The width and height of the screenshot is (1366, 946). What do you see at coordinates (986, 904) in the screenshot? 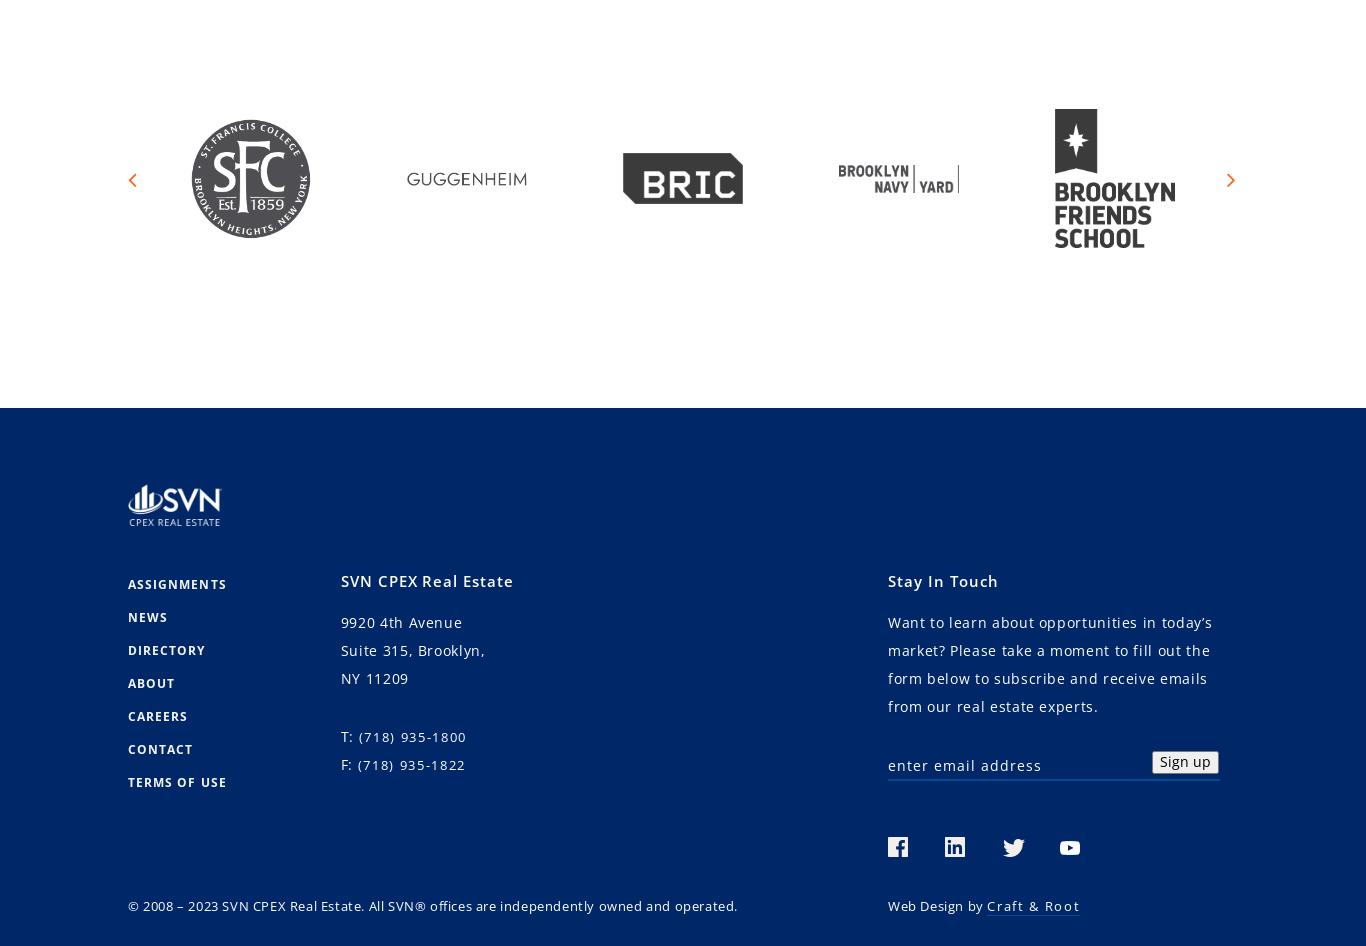
I see `'Craft & Root'` at bounding box center [986, 904].